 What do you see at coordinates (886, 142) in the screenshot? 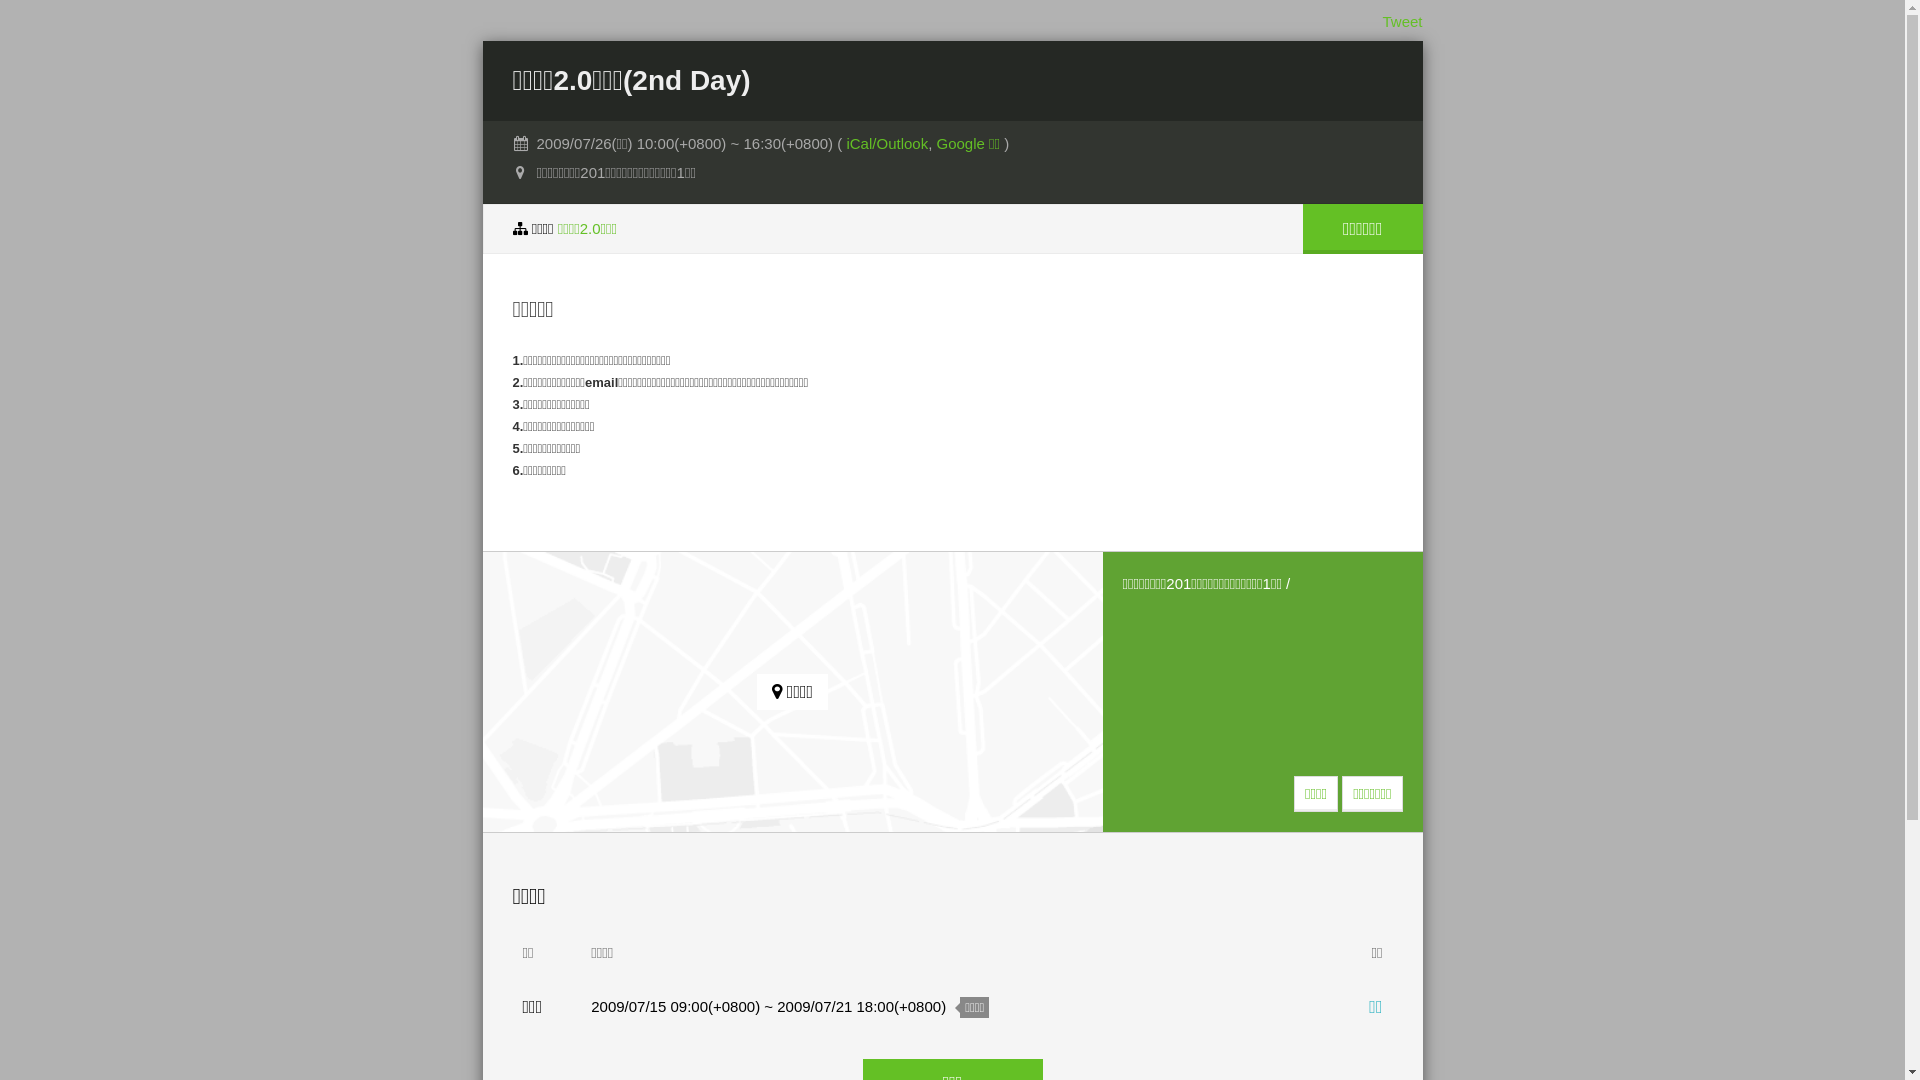
I see `'iCal/Outlook'` at bounding box center [886, 142].